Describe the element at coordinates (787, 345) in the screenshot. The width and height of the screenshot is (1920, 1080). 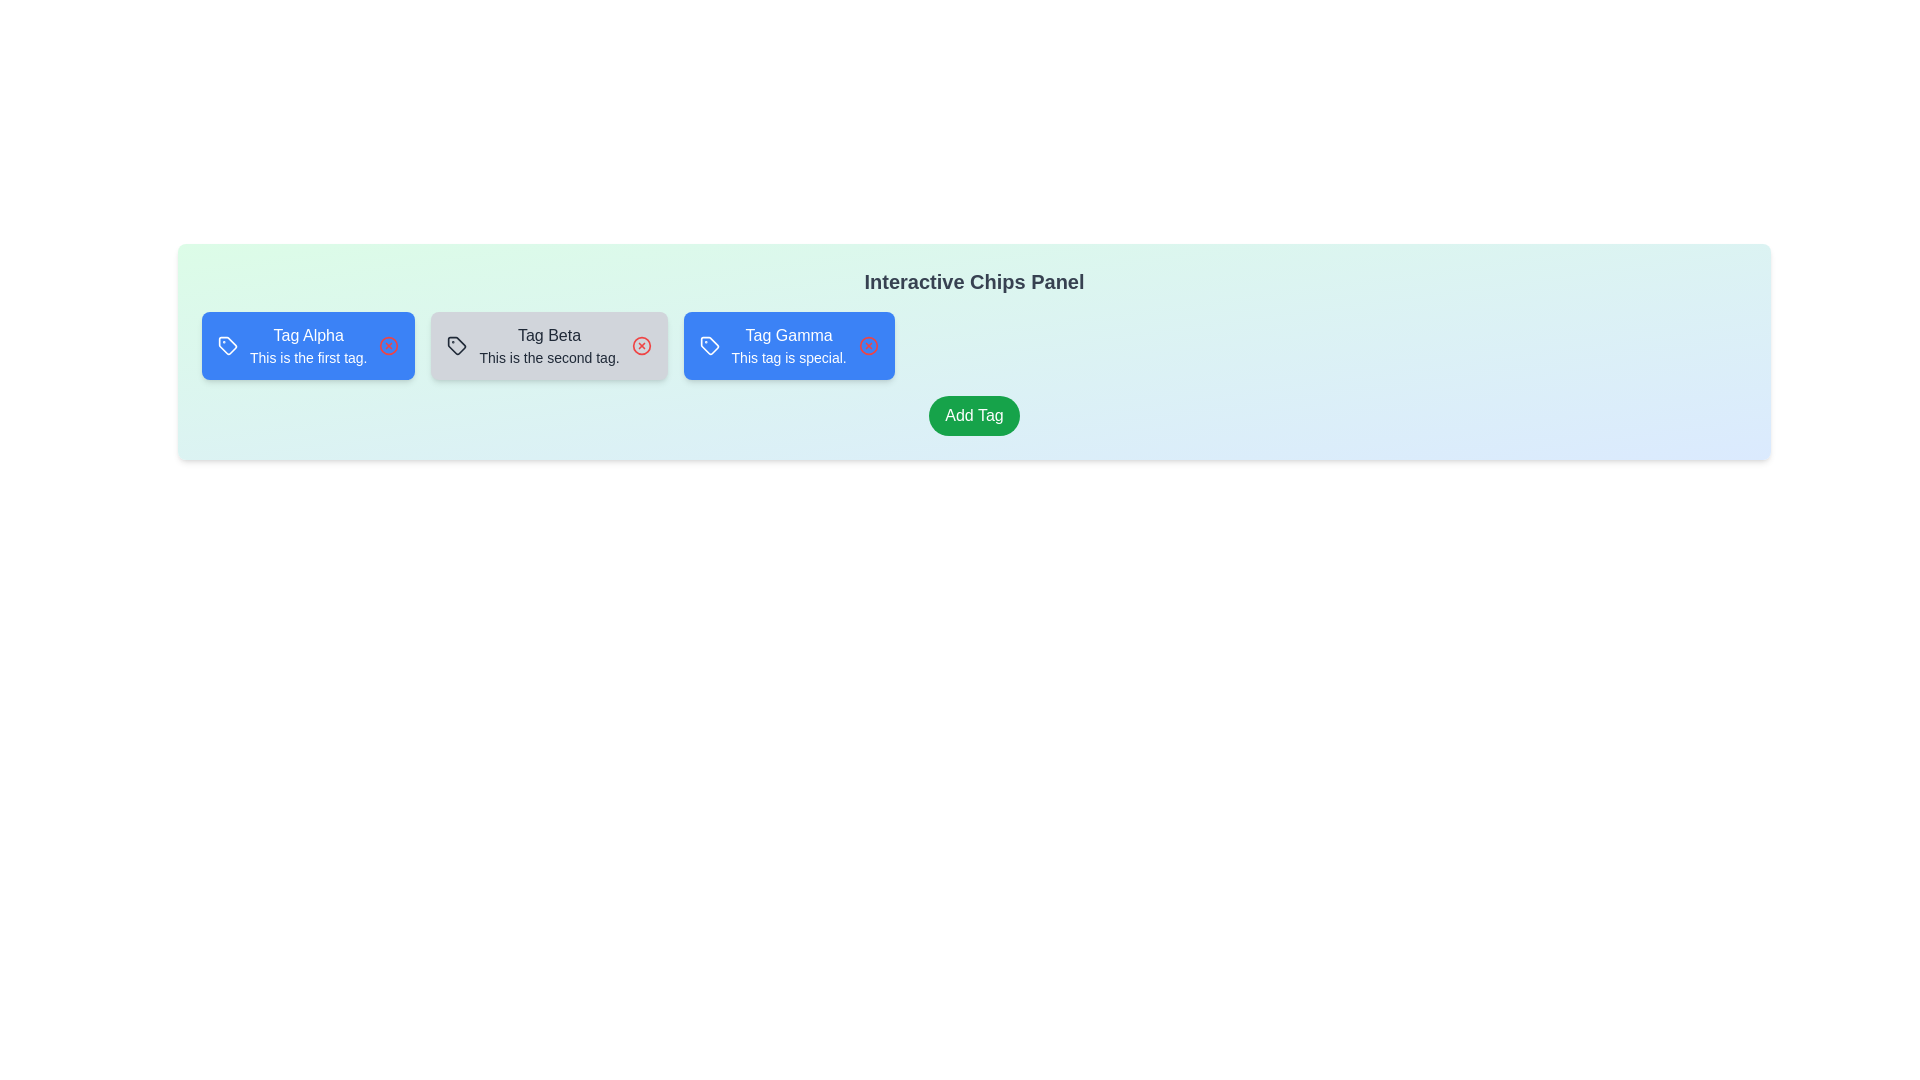
I see `the chip labeled Tag Gamma to read its details` at that location.